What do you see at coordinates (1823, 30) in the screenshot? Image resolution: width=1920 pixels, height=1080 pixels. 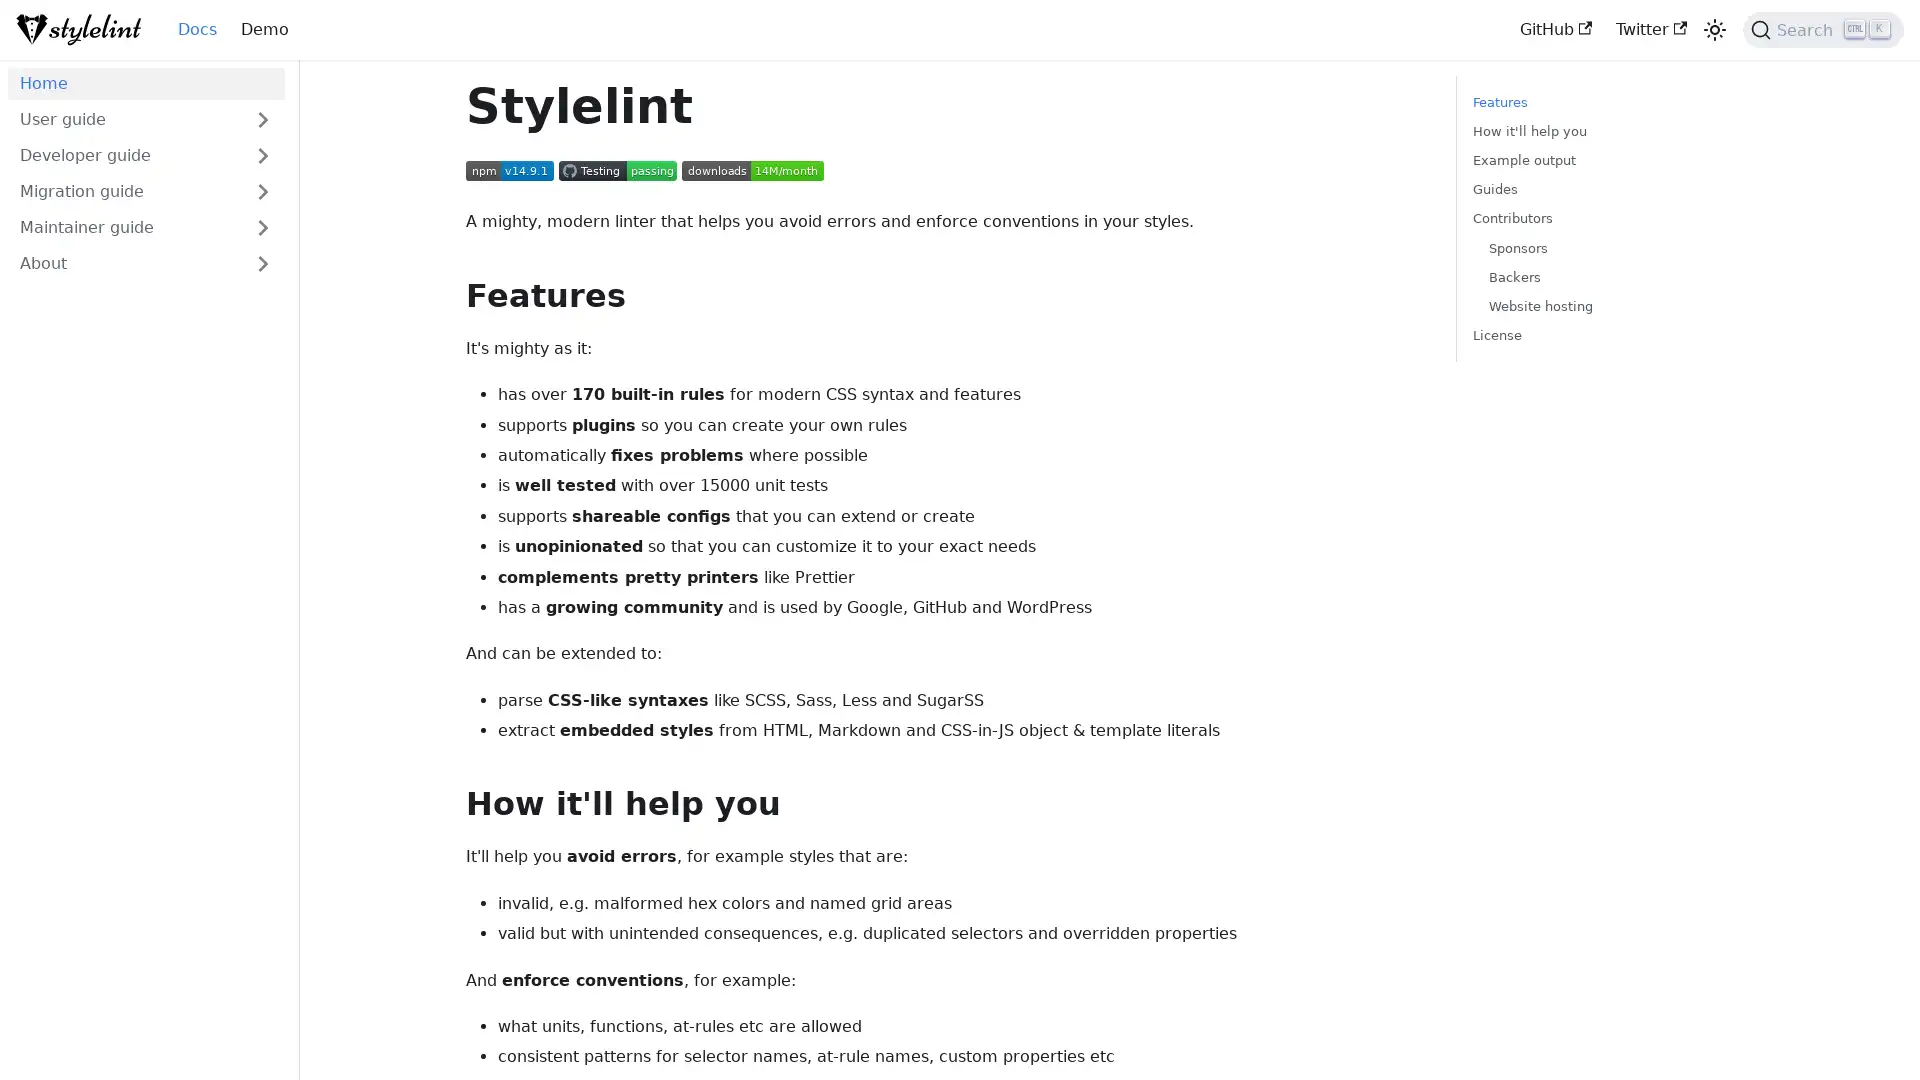 I see `Search` at bounding box center [1823, 30].